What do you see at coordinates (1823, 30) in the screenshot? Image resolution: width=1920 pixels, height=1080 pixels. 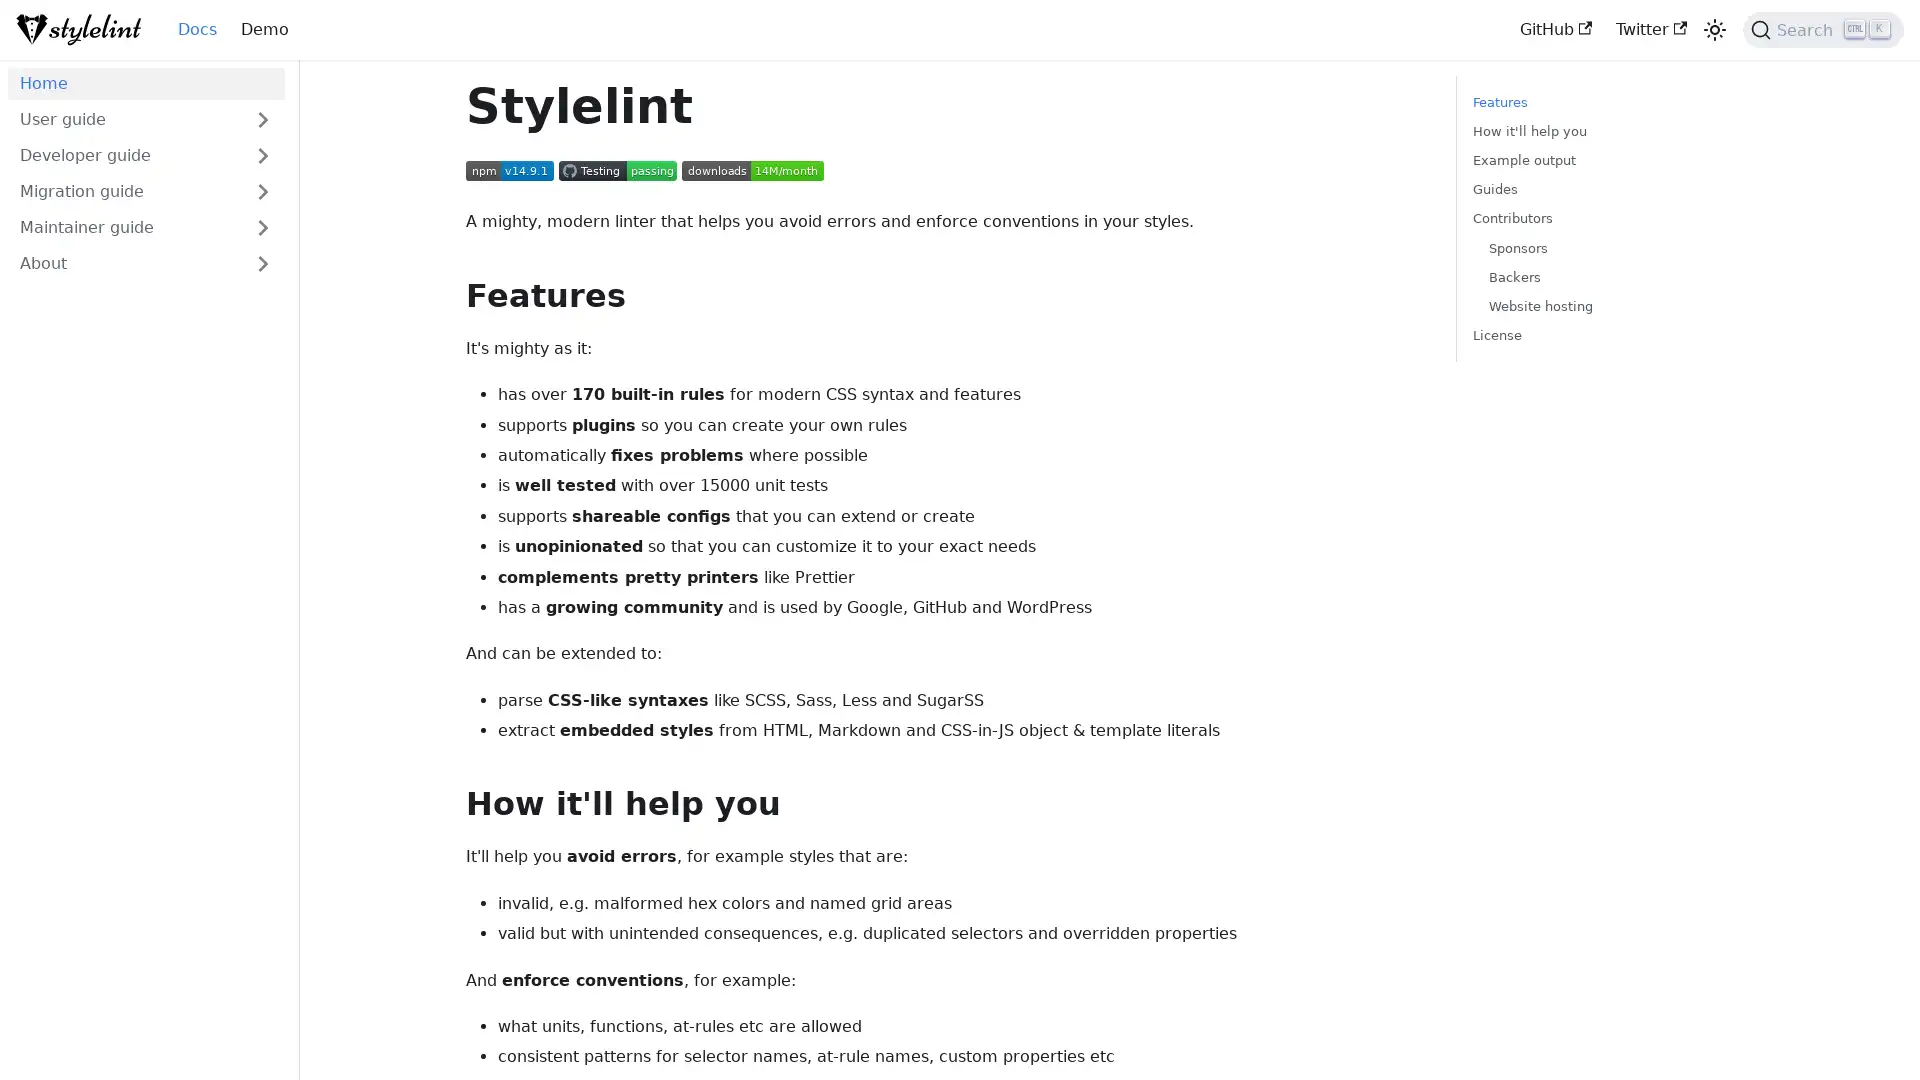 I see `Search` at bounding box center [1823, 30].